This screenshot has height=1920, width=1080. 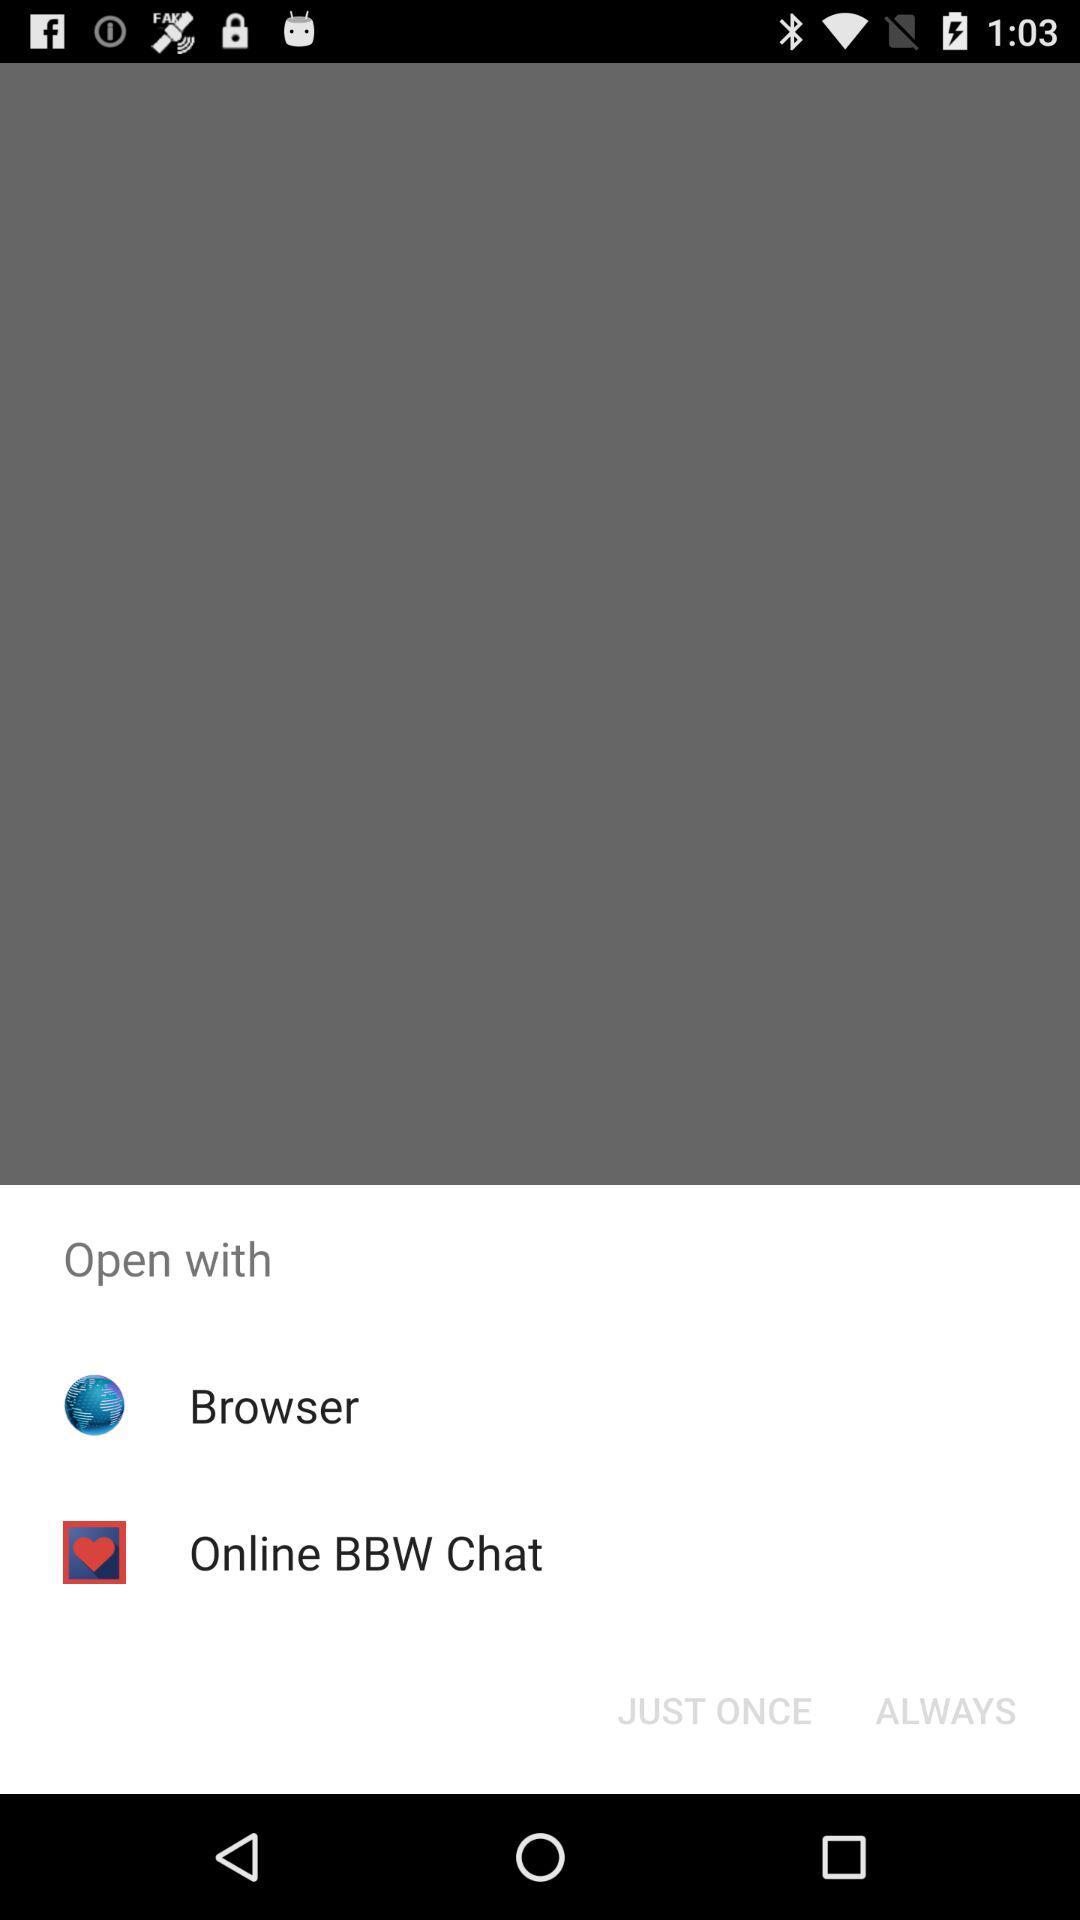 I want to click on the online bbw chat icon, so click(x=366, y=1551).